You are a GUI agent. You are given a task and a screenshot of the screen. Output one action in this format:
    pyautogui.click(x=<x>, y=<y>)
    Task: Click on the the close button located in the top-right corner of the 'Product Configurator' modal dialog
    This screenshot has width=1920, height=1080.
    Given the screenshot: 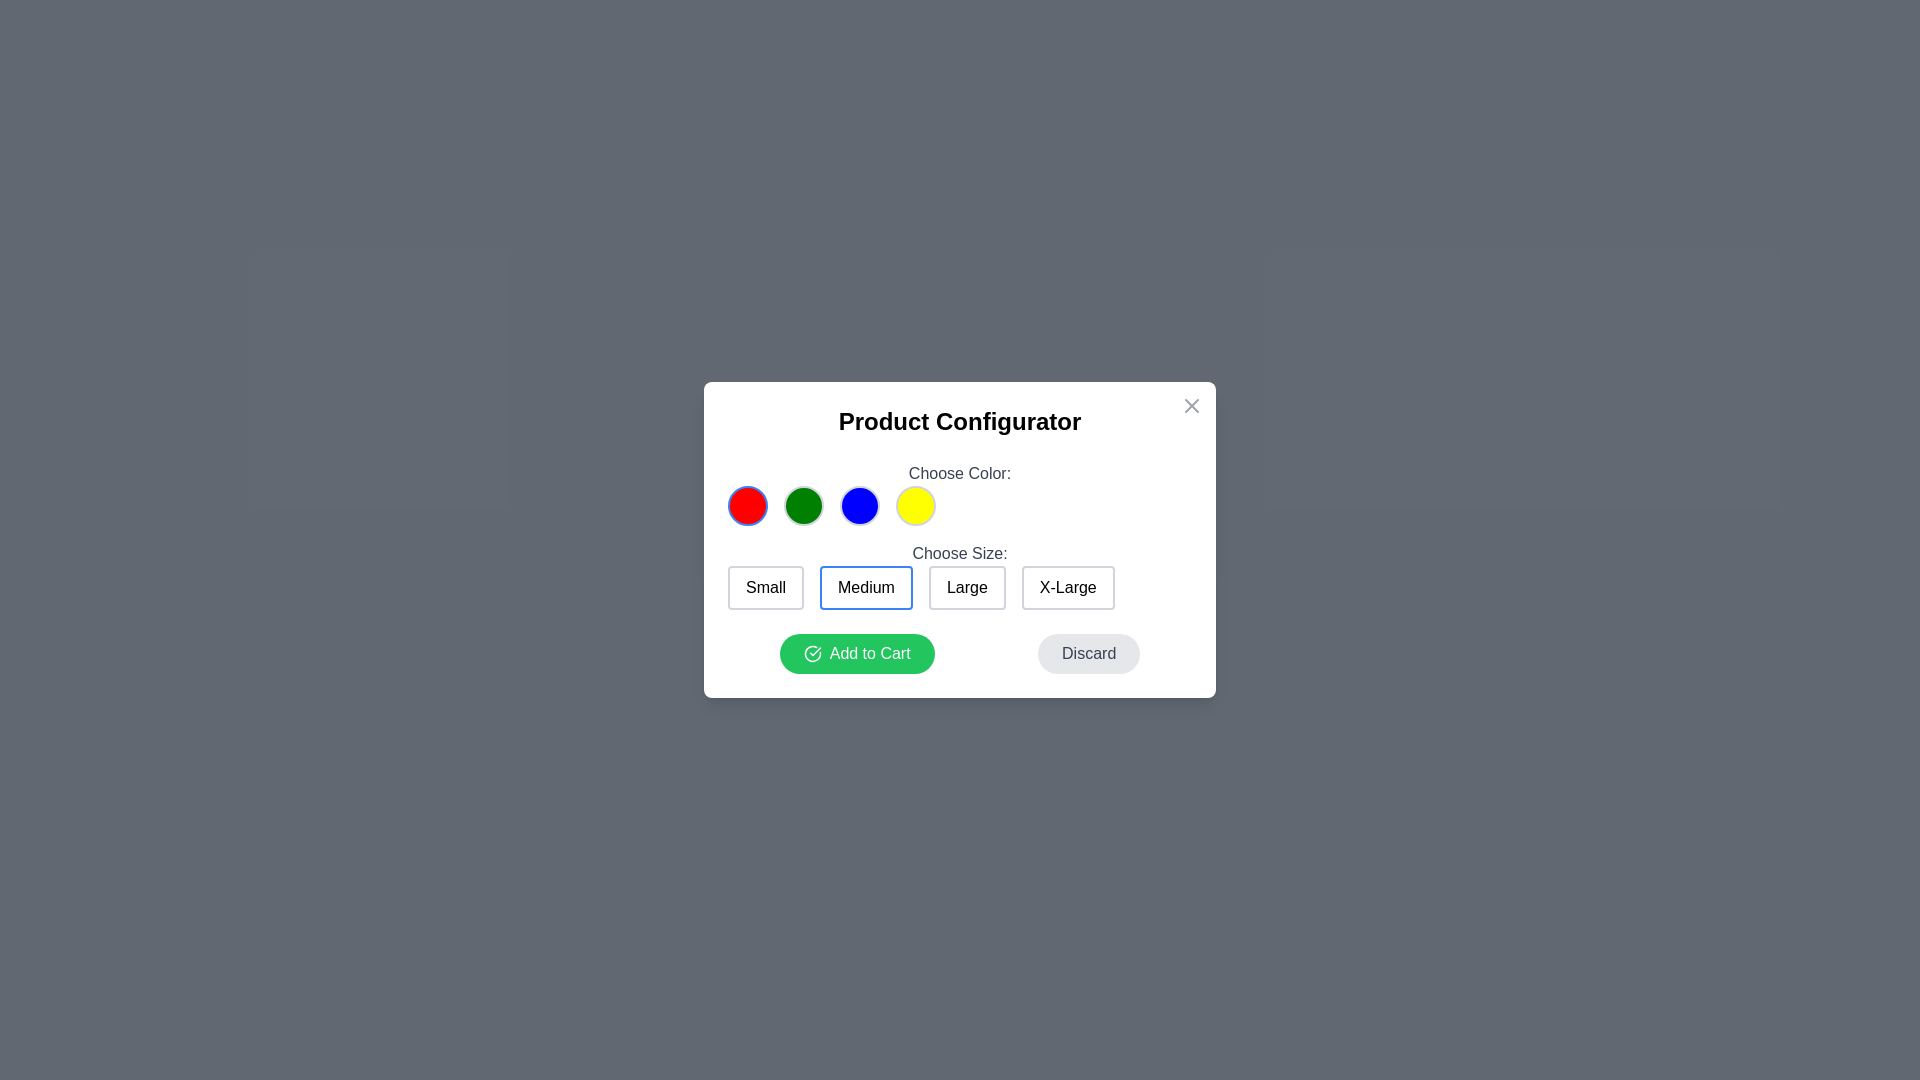 What is the action you would take?
    pyautogui.click(x=1191, y=405)
    